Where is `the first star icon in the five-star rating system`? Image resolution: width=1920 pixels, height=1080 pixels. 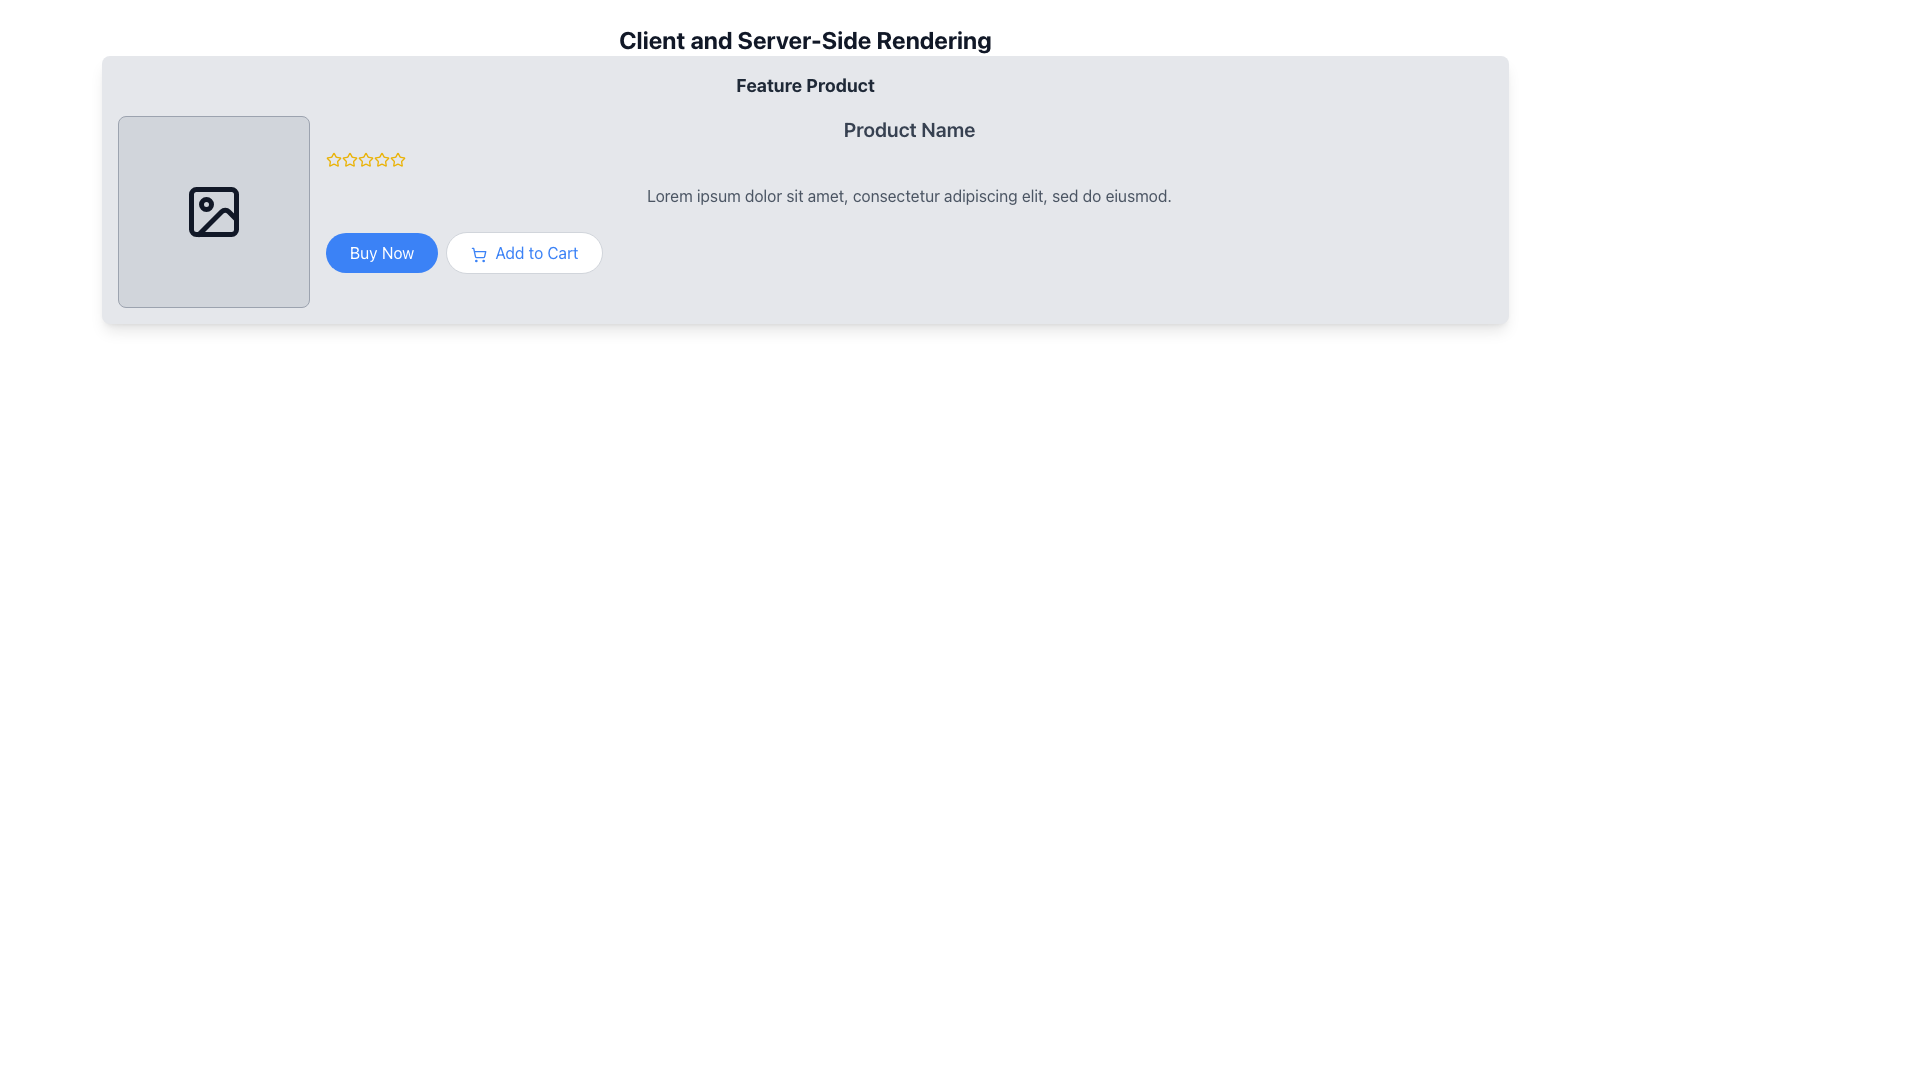
the first star icon in the five-star rating system is located at coordinates (350, 158).